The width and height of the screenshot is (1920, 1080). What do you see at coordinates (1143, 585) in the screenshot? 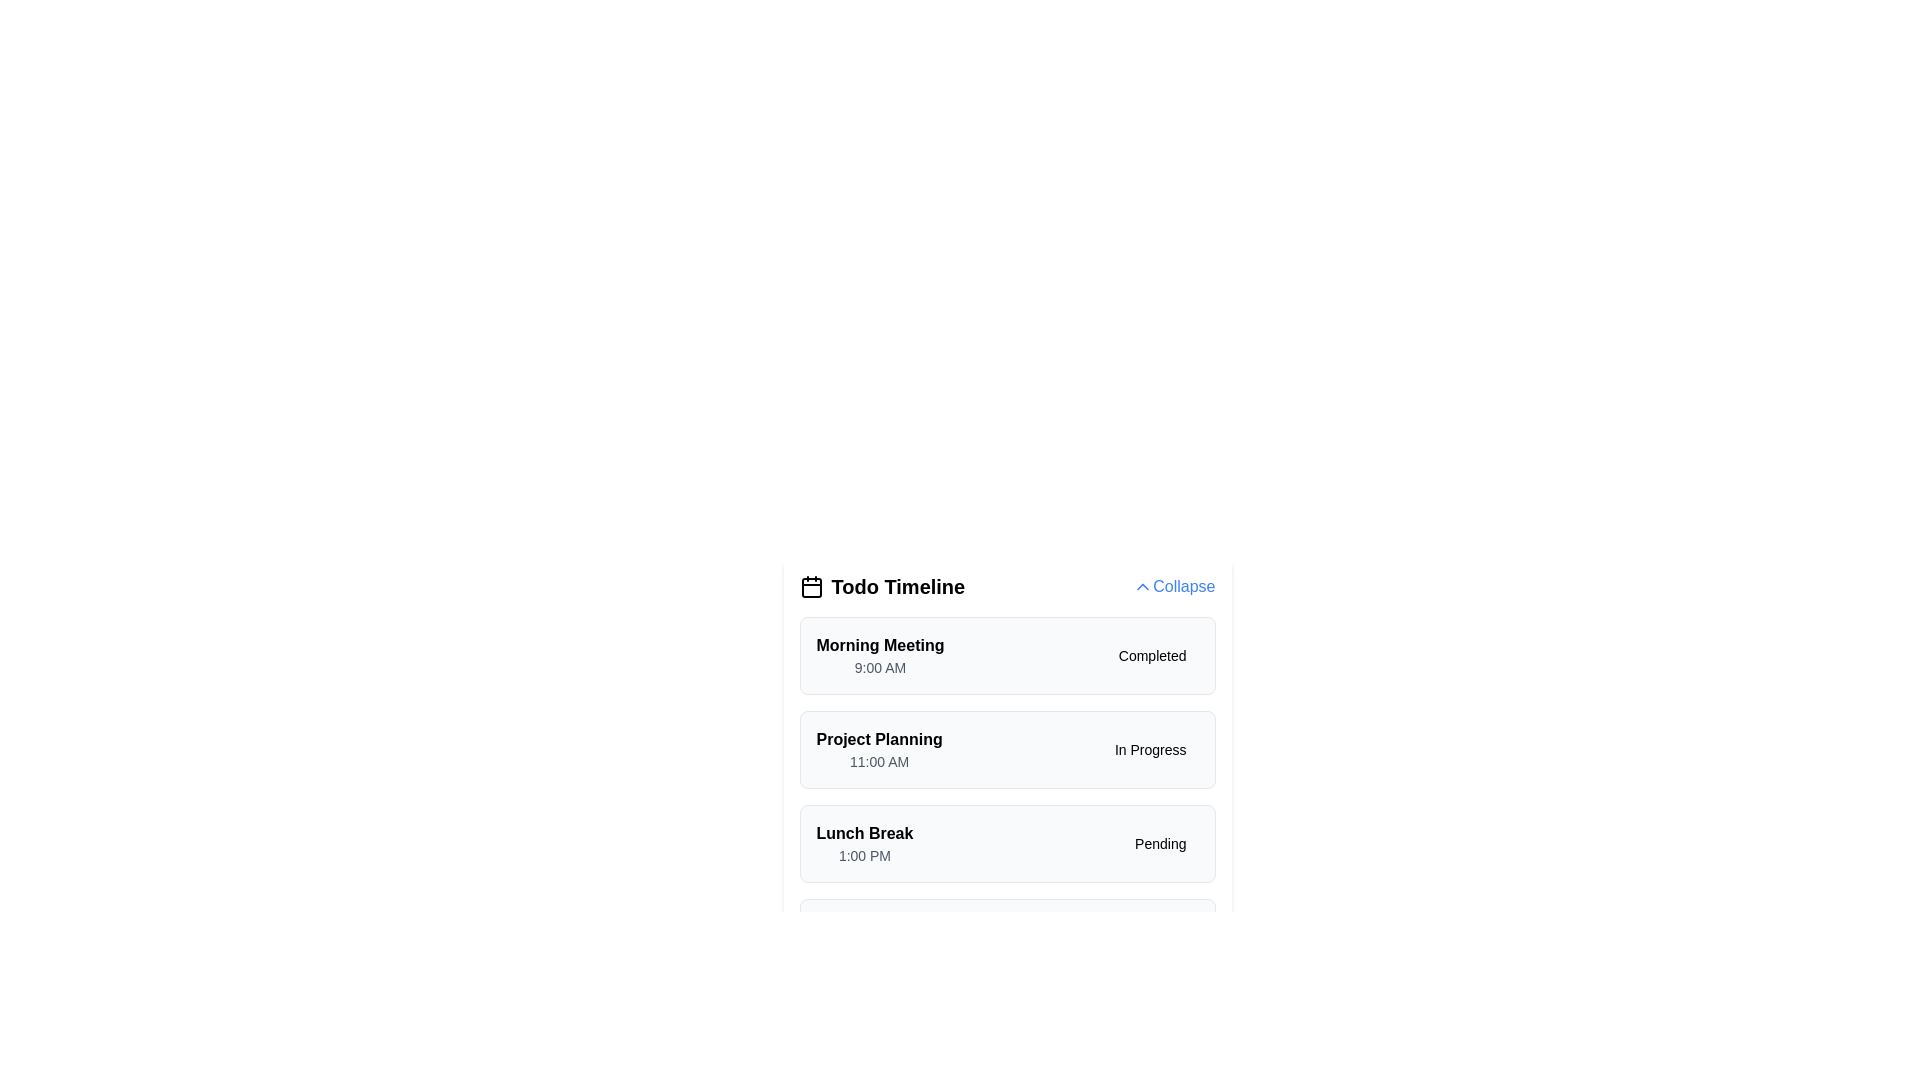
I see `the chevron icon located to the left of the 'Collapse' text in the top-right corner of the 'Todo Timeline' interface` at bounding box center [1143, 585].